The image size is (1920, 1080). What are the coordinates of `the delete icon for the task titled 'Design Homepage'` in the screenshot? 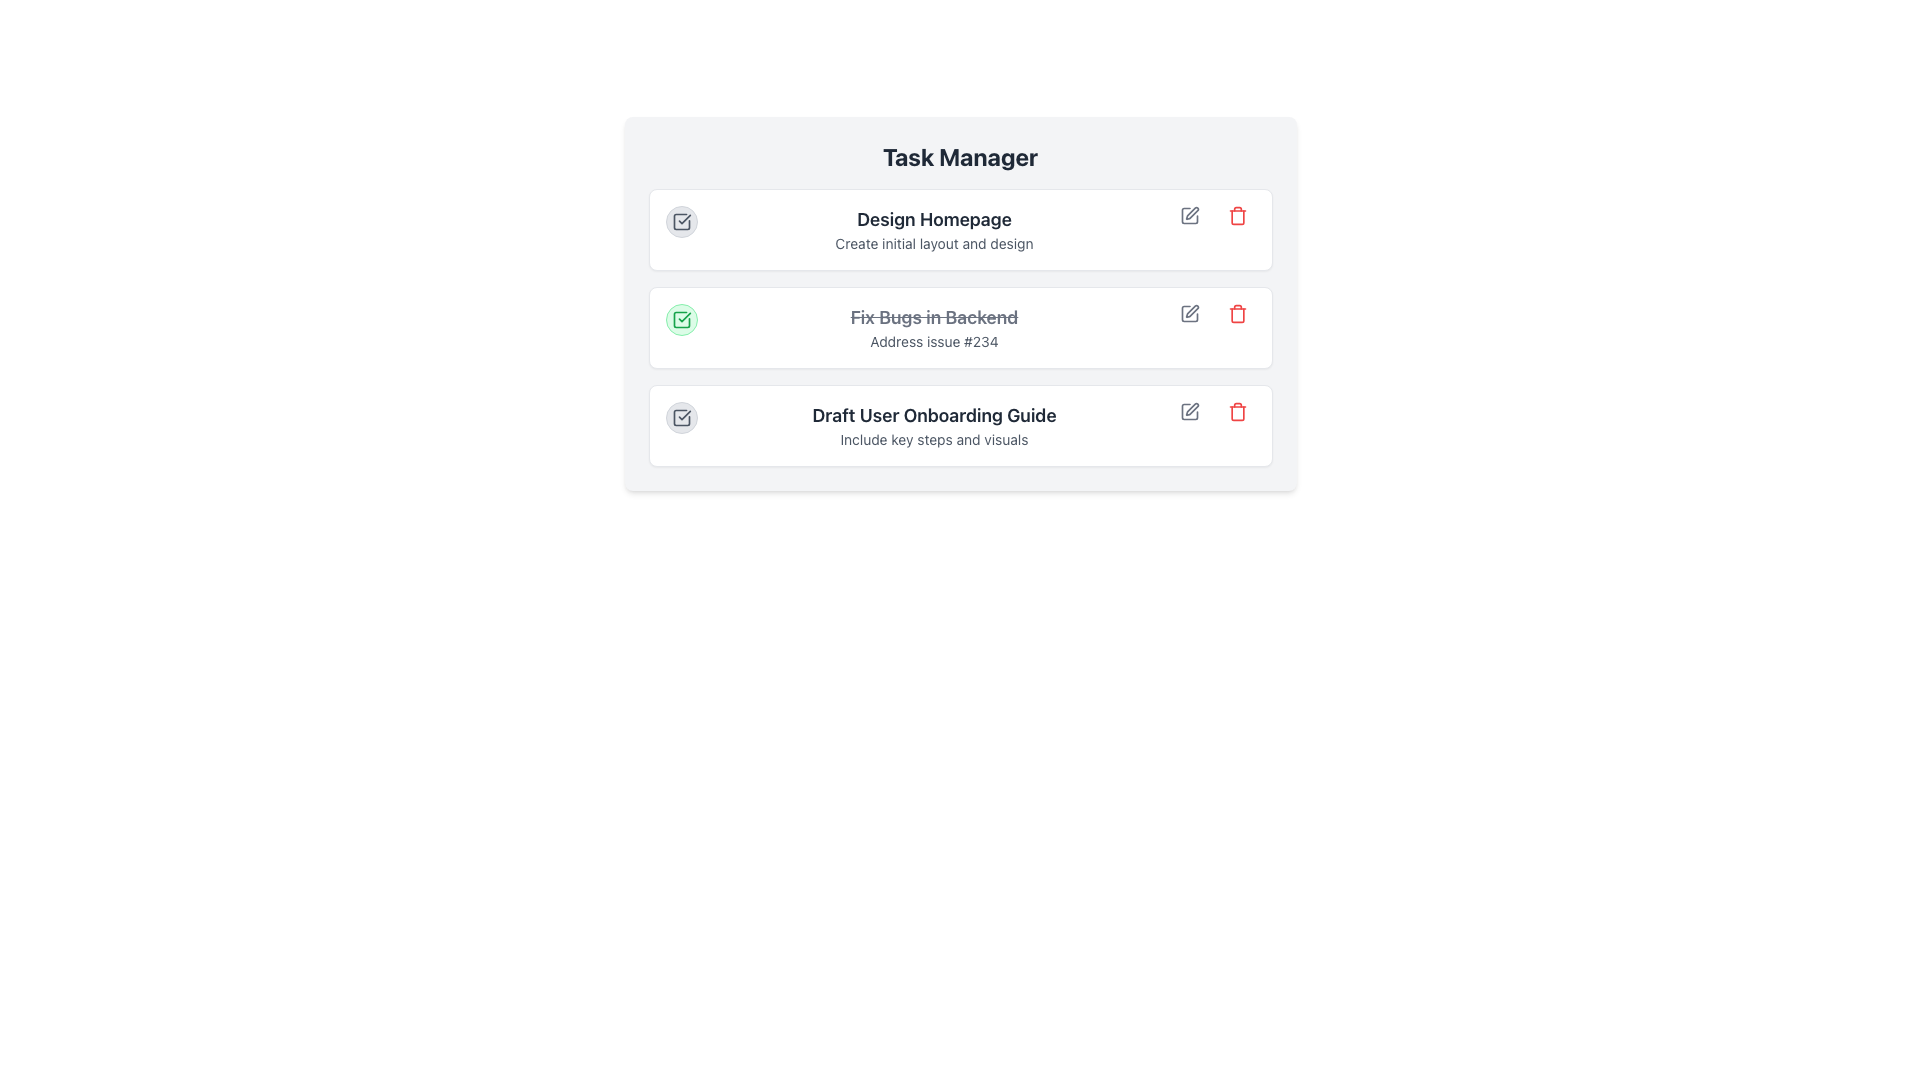 It's located at (1236, 216).